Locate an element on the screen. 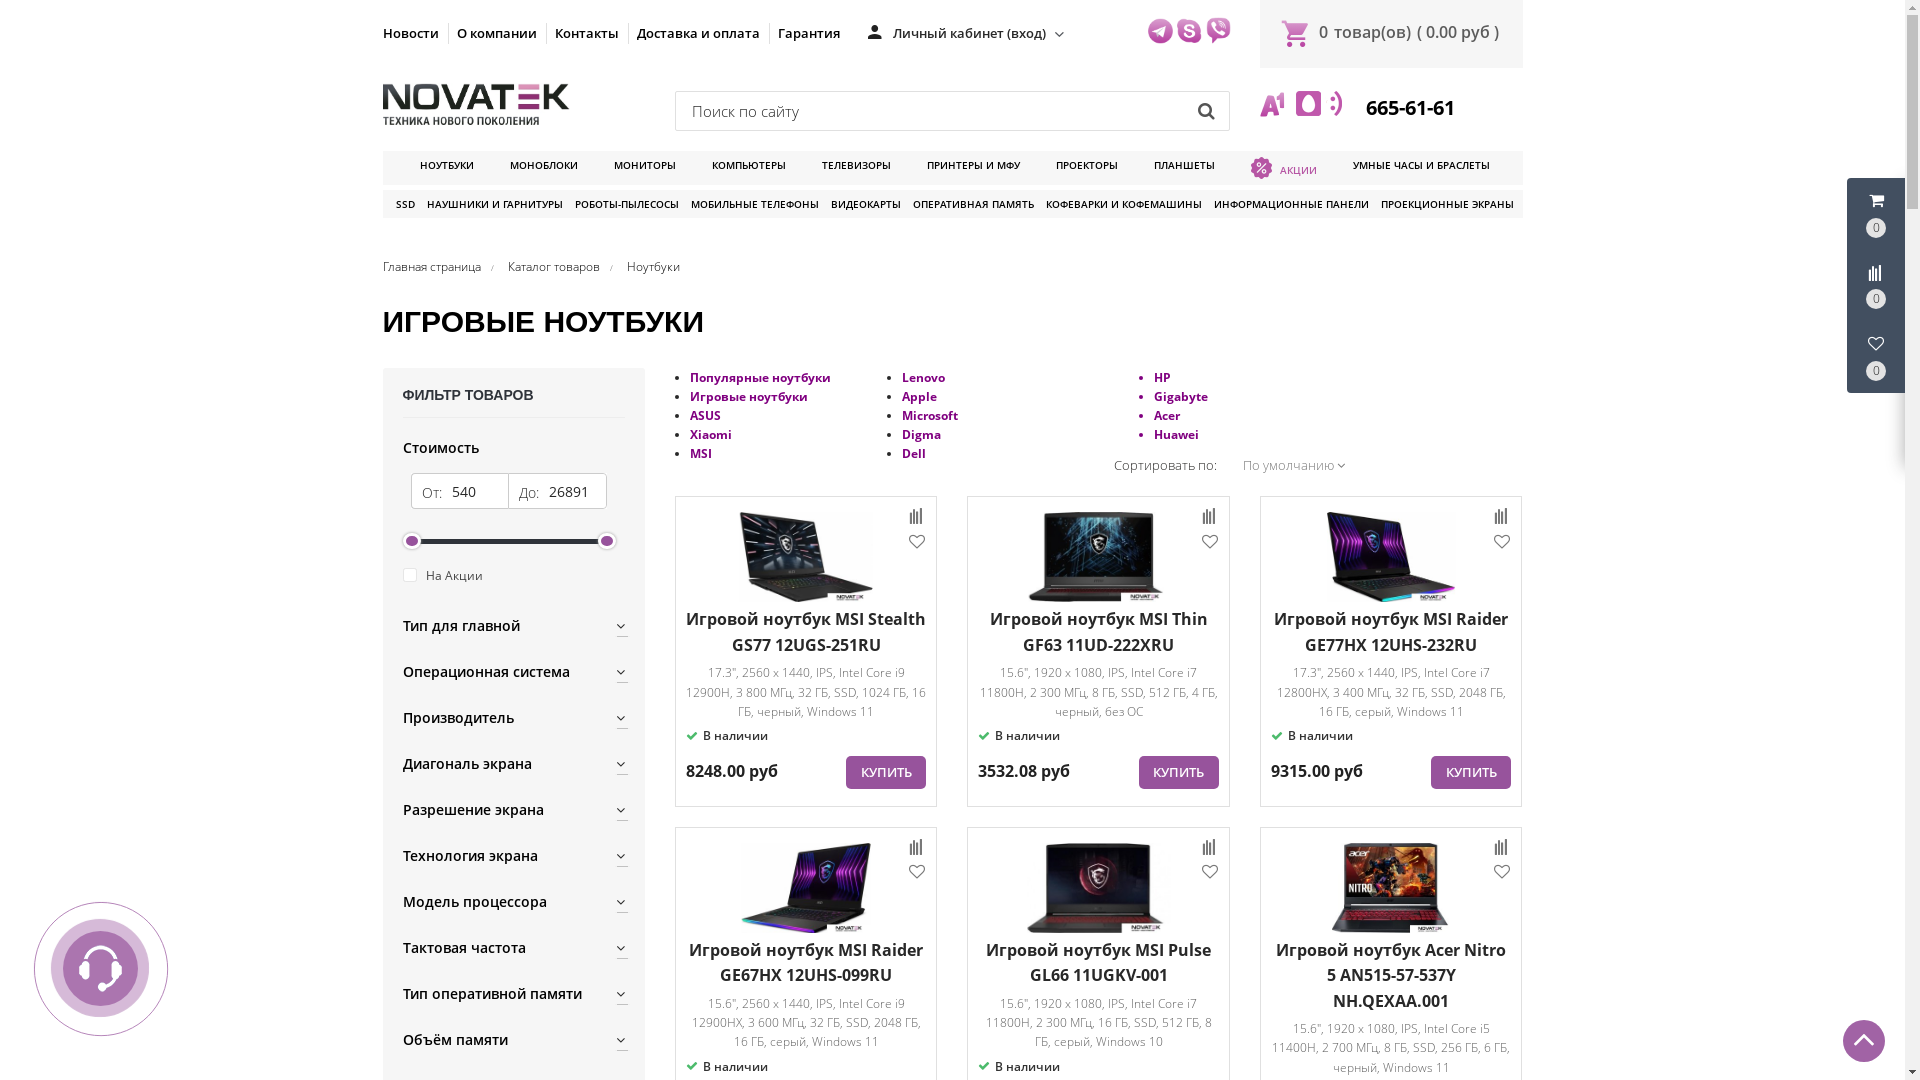 Image resolution: width=1920 pixels, height=1080 pixels. 'Apple' is located at coordinates (918, 396).